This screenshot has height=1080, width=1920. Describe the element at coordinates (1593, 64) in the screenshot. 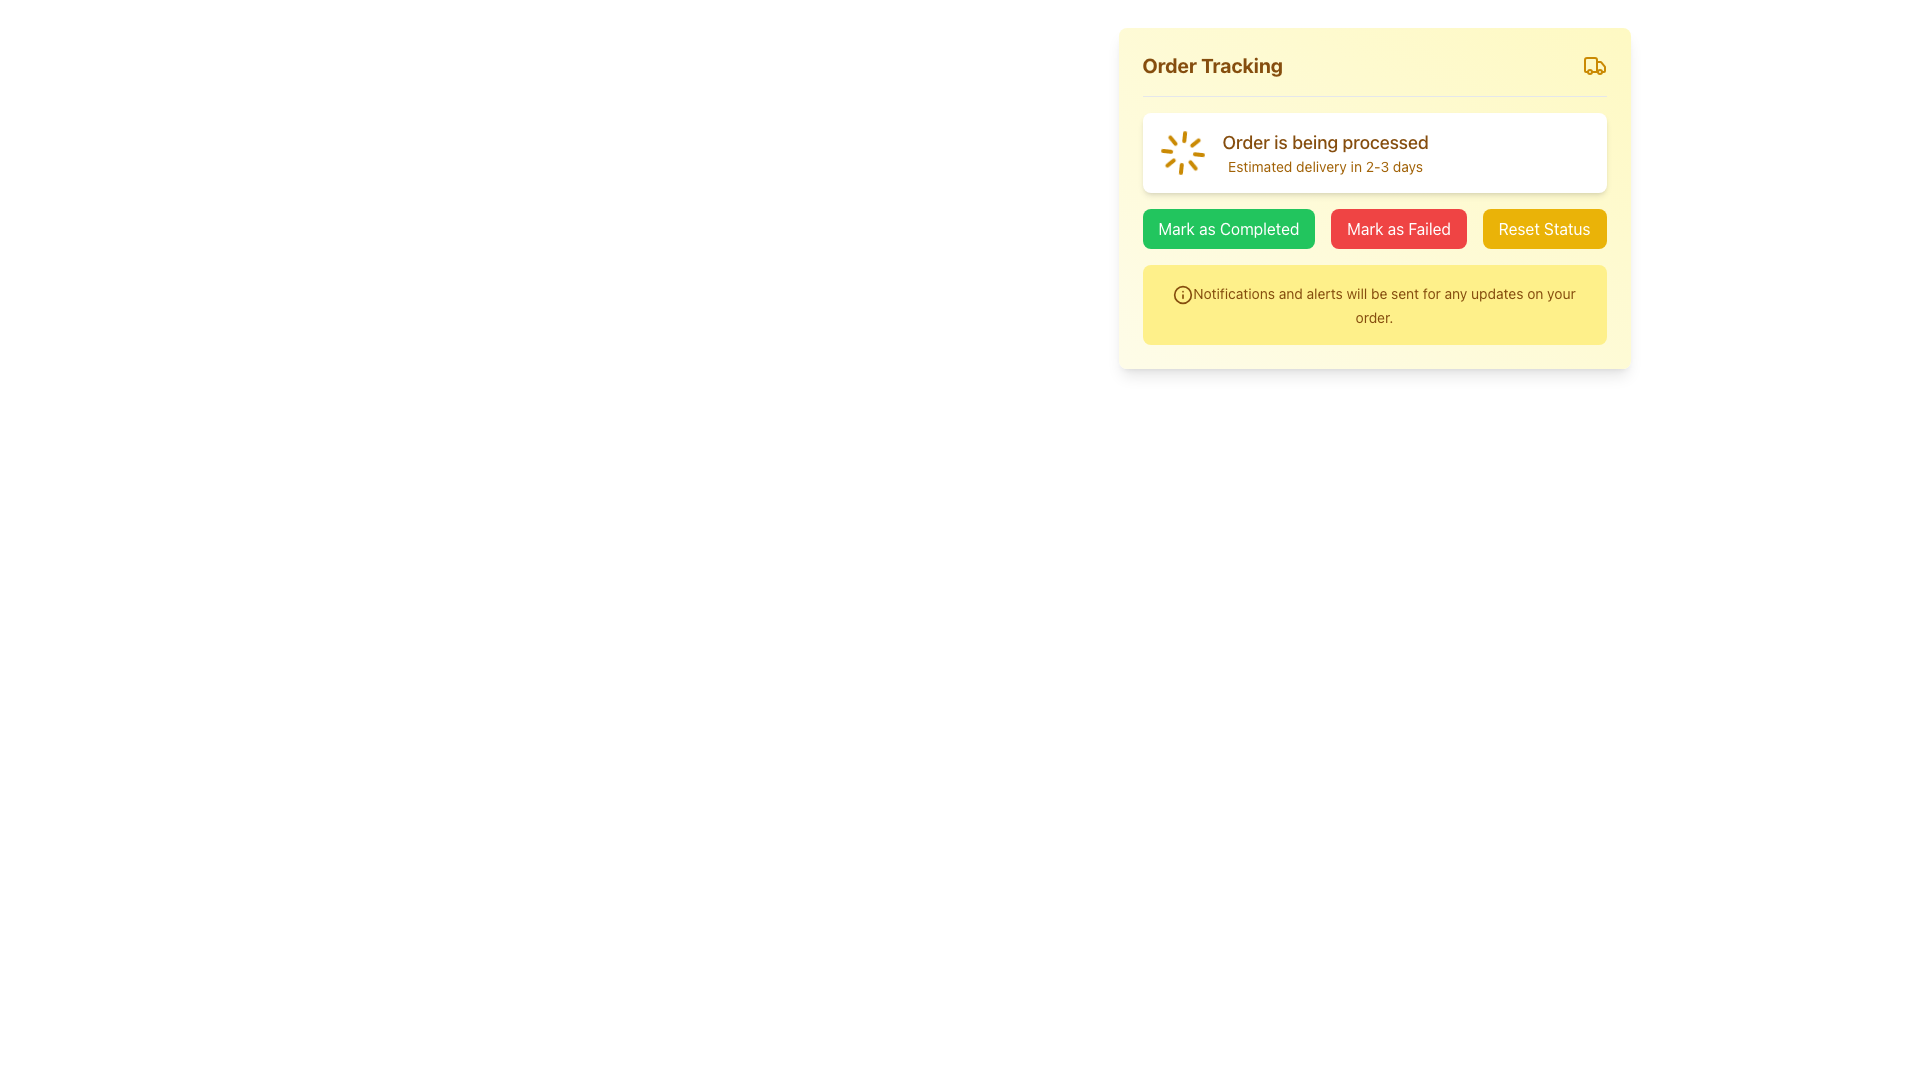

I see `the yellow-orange truck icon associated with the 'Order Tracking' label located in the top-right corner of the 'Order Tracking' section` at that location.